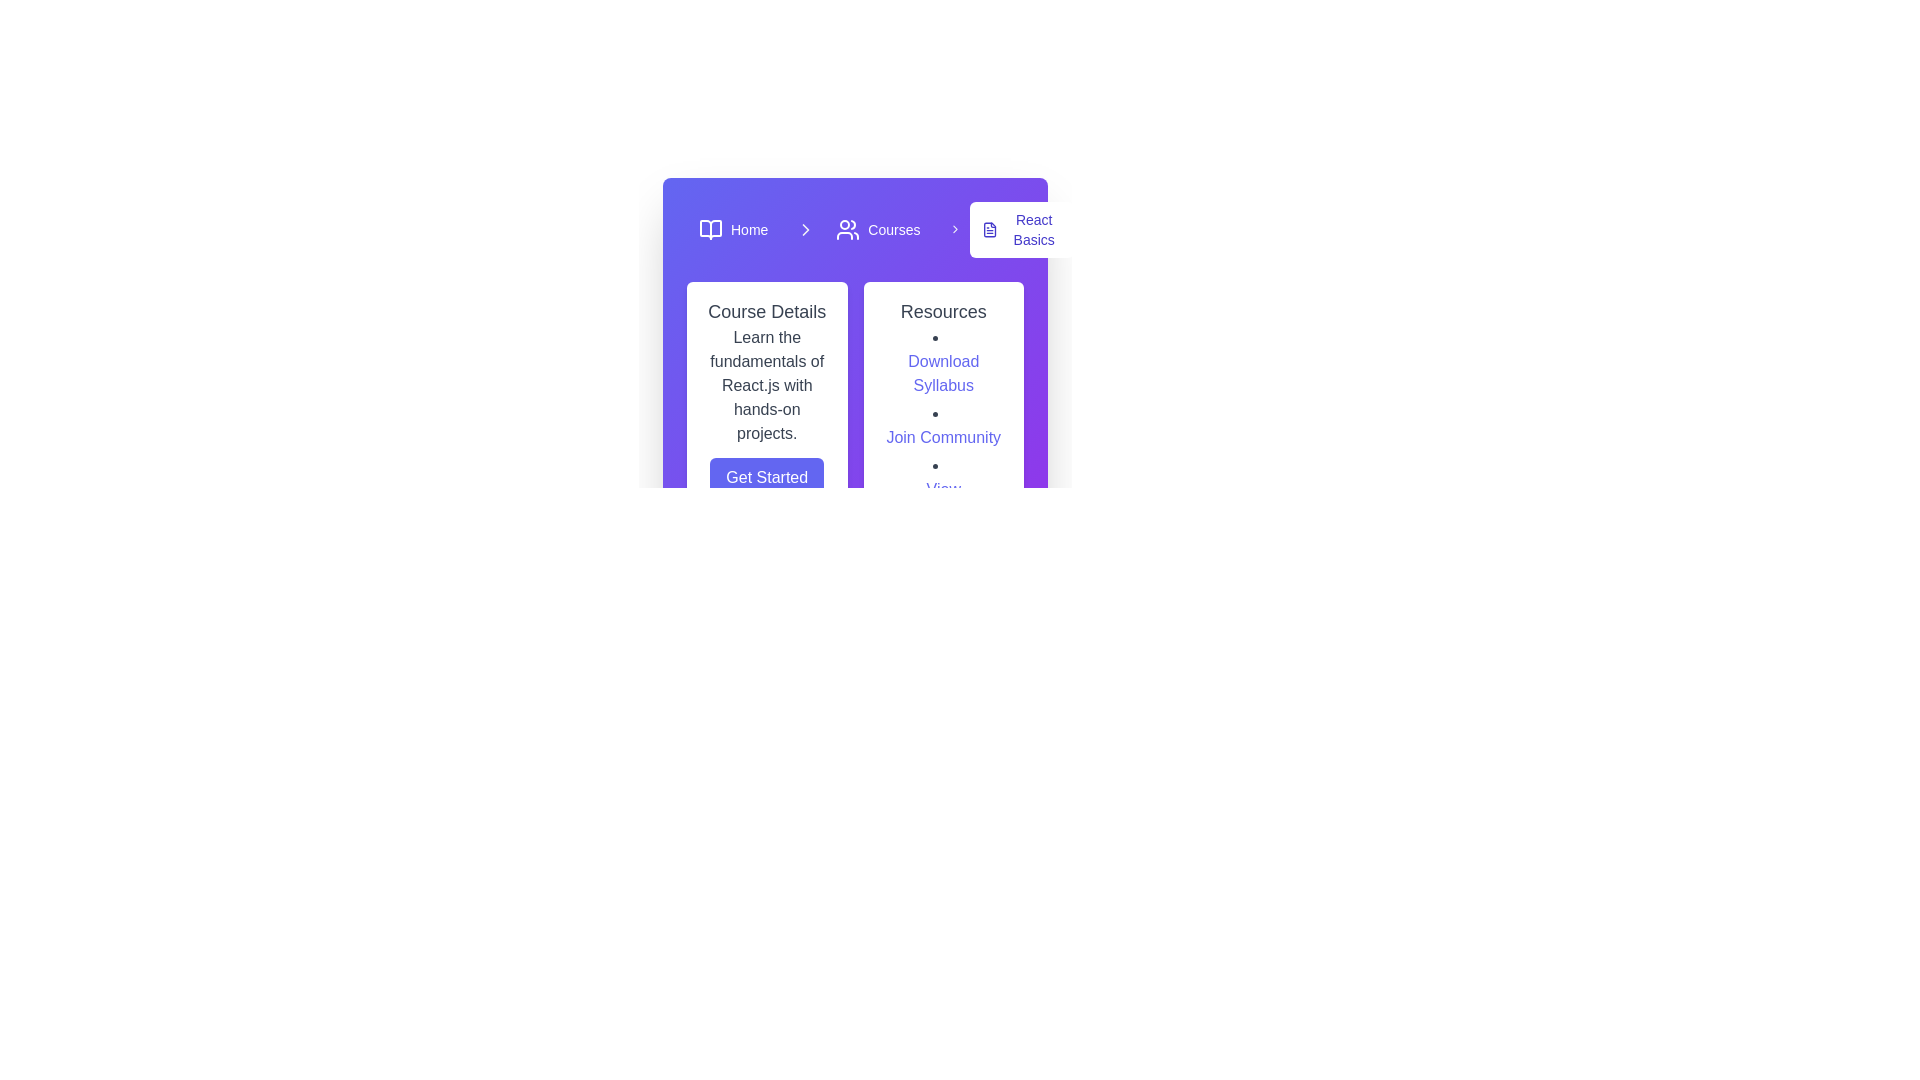 Image resolution: width=1920 pixels, height=1080 pixels. Describe the element at coordinates (942, 437) in the screenshot. I see `the second hyperlink in the 'Resources' section` at that location.